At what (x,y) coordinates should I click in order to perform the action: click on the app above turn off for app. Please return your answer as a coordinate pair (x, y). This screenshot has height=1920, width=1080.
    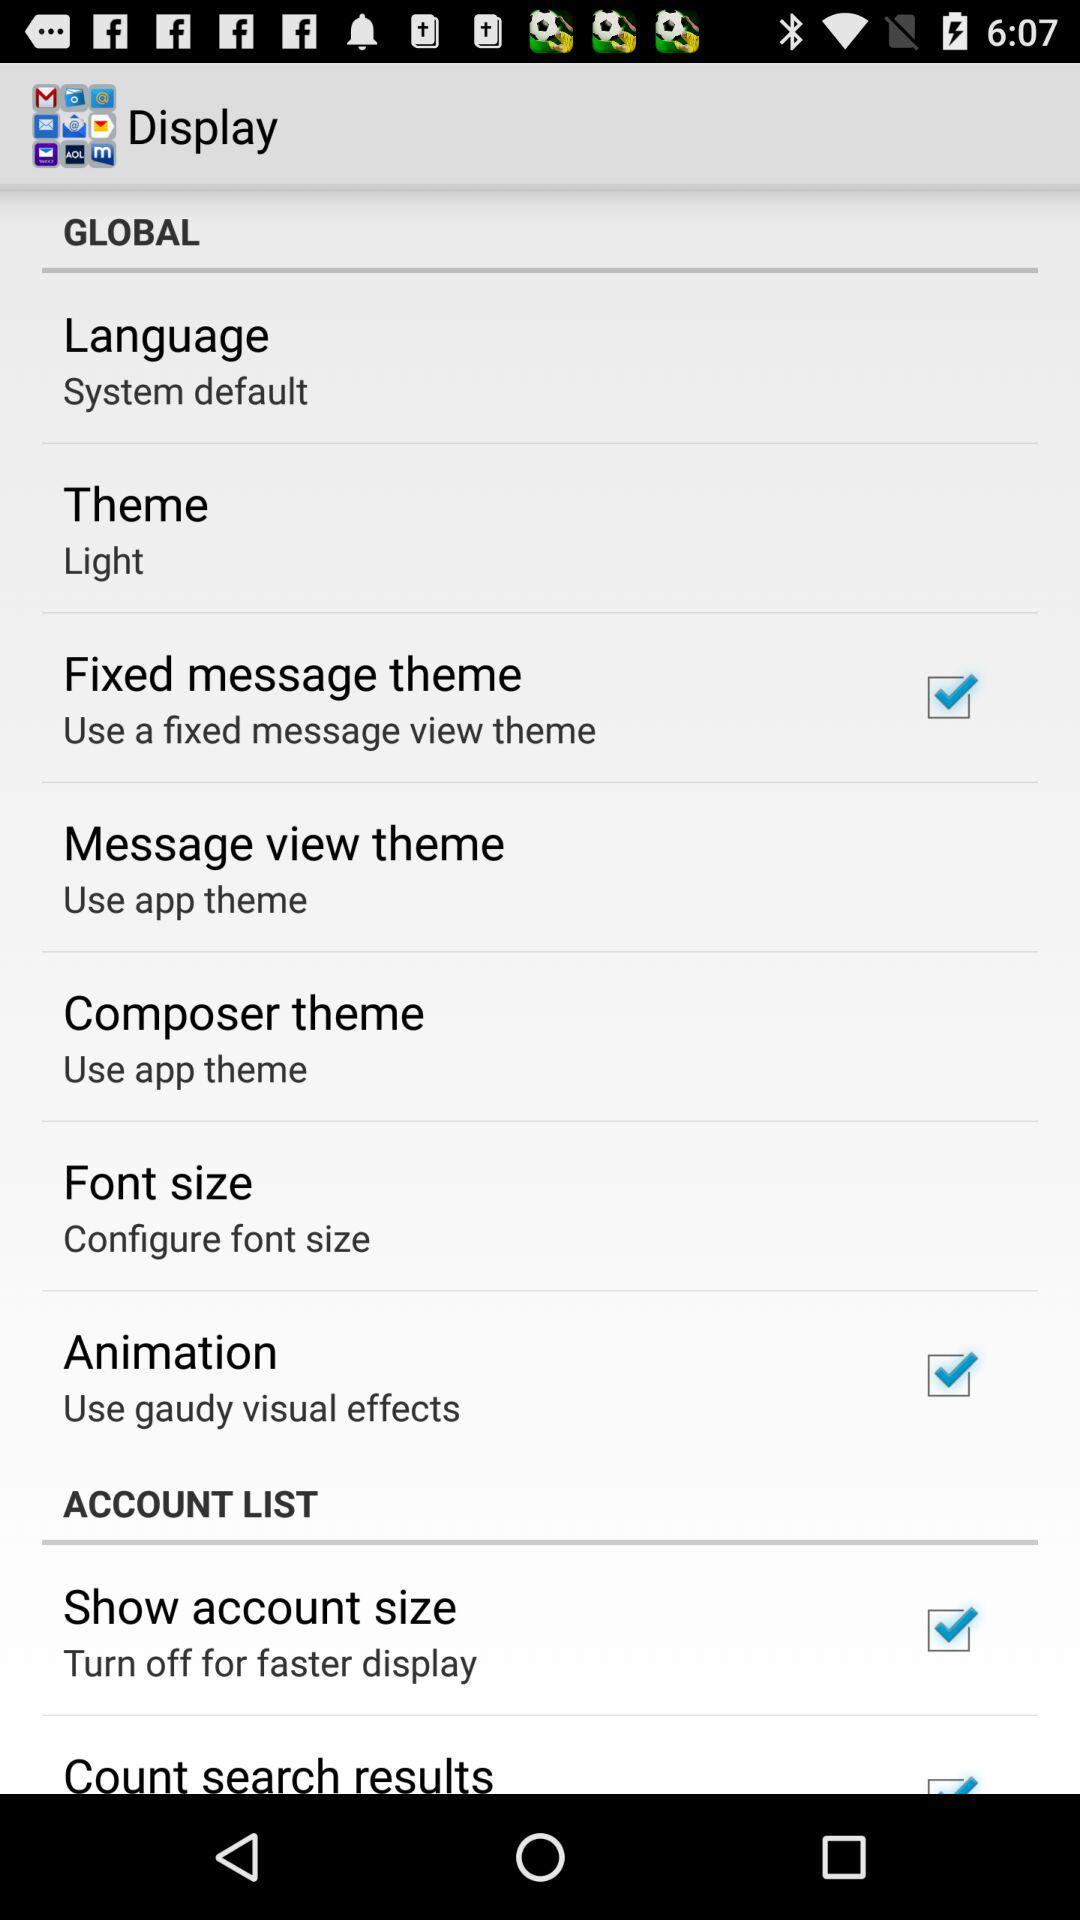
    Looking at the image, I should click on (258, 1605).